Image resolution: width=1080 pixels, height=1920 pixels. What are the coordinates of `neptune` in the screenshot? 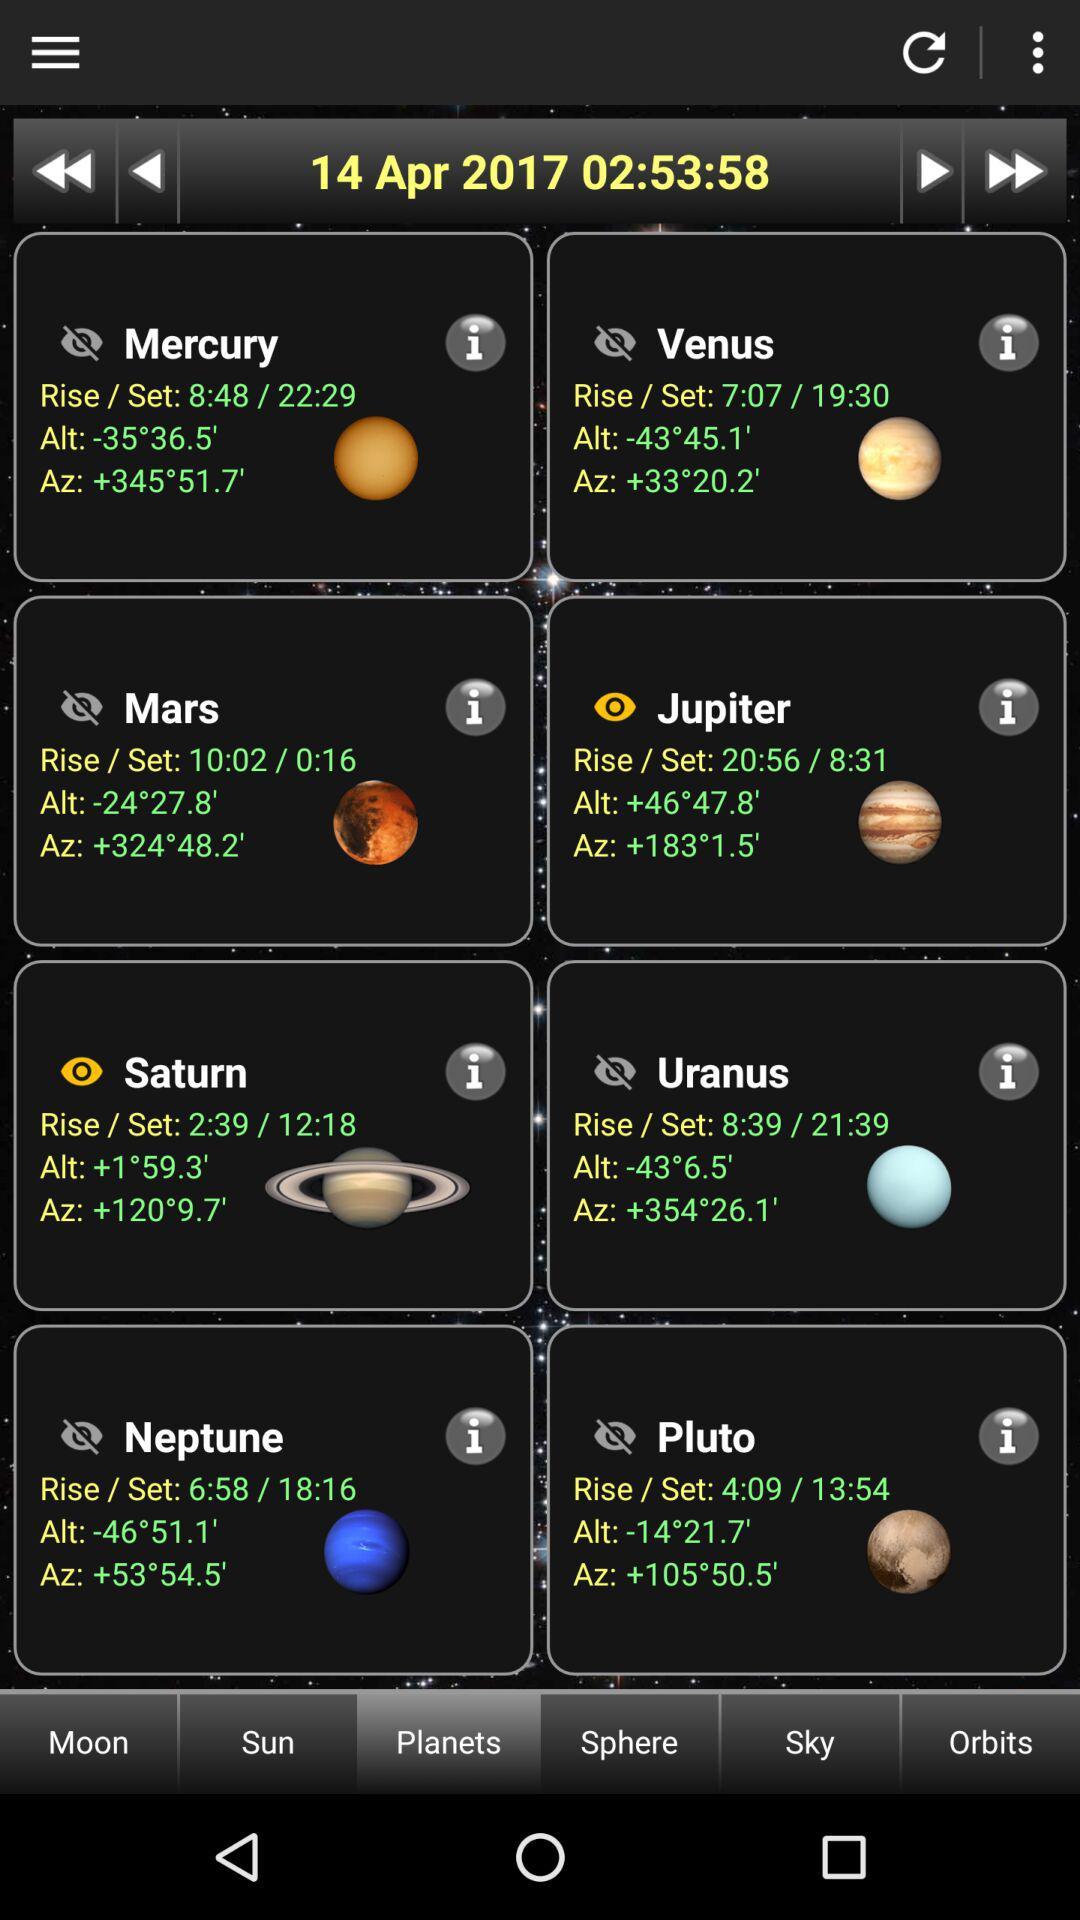 It's located at (80, 1434).